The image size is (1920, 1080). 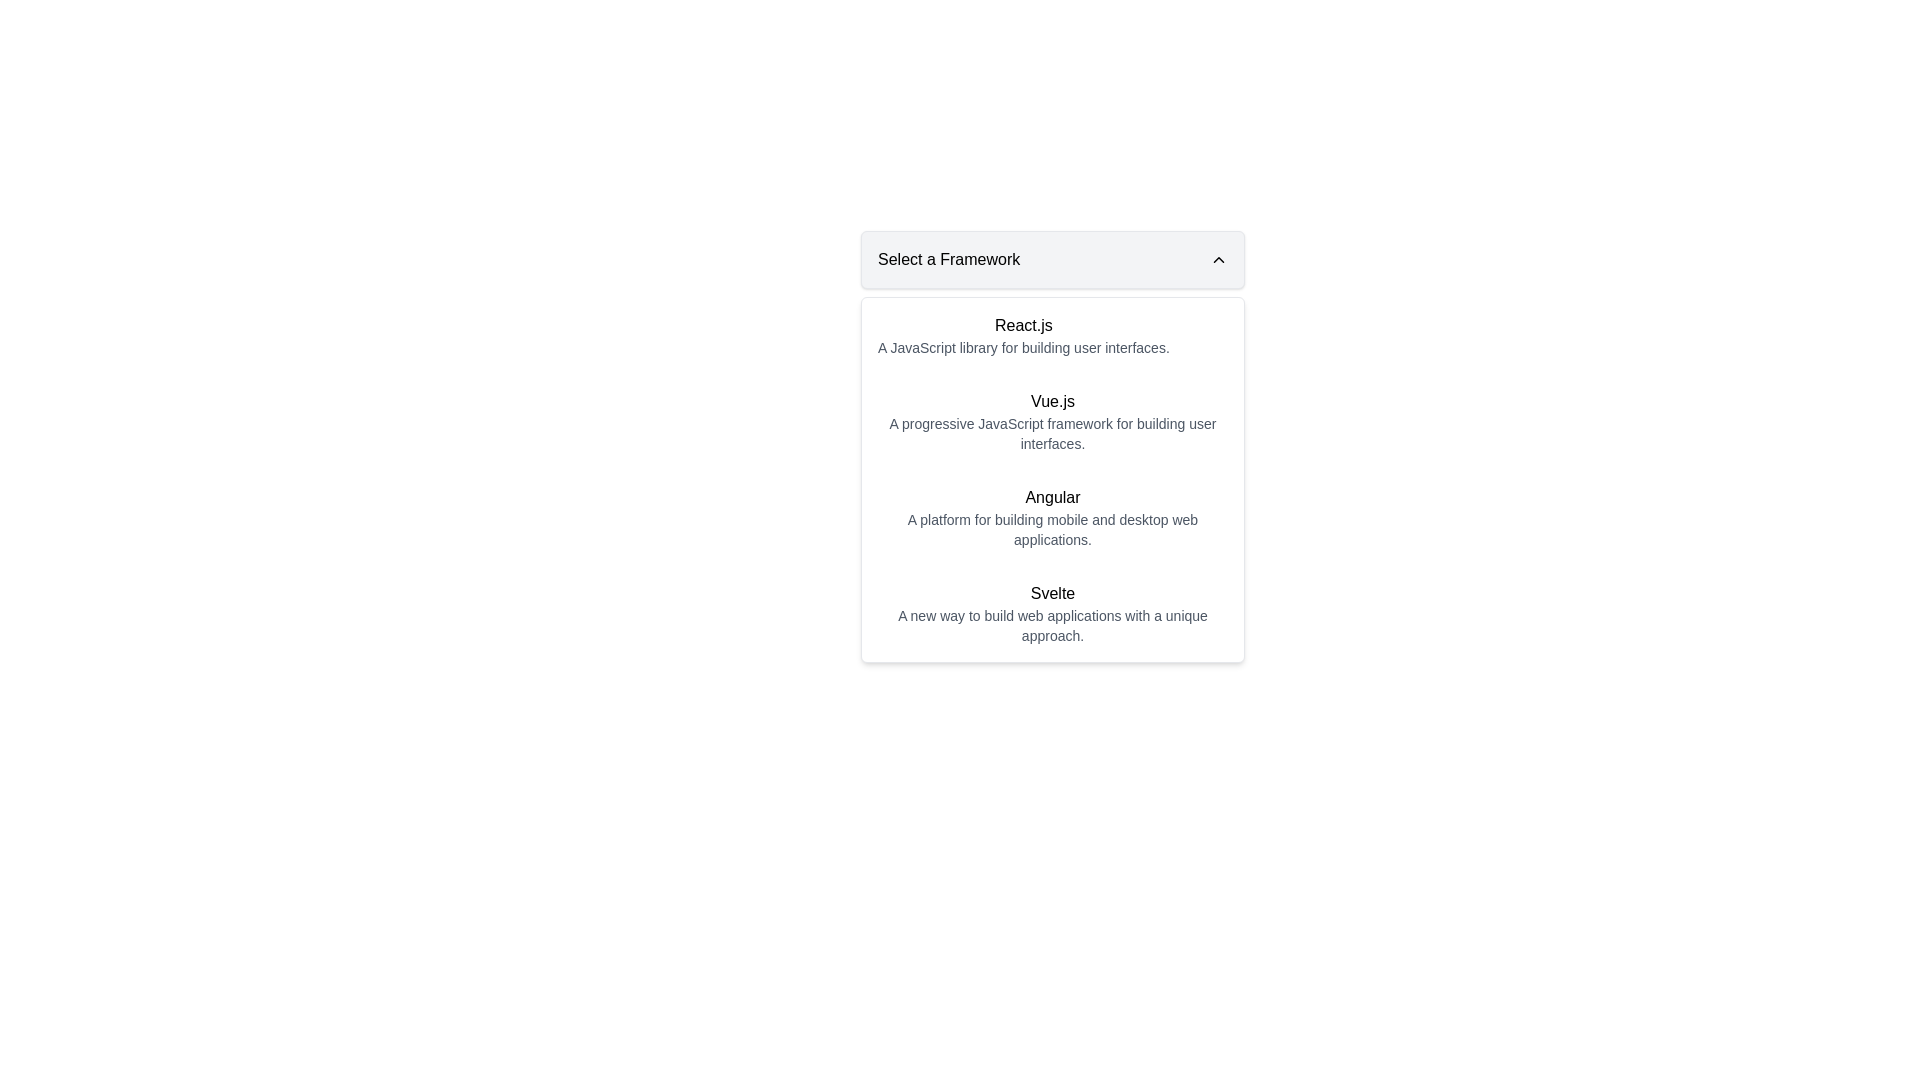 I want to click on the first dropdown menu option labeled 'React.js', so click(x=1051, y=334).